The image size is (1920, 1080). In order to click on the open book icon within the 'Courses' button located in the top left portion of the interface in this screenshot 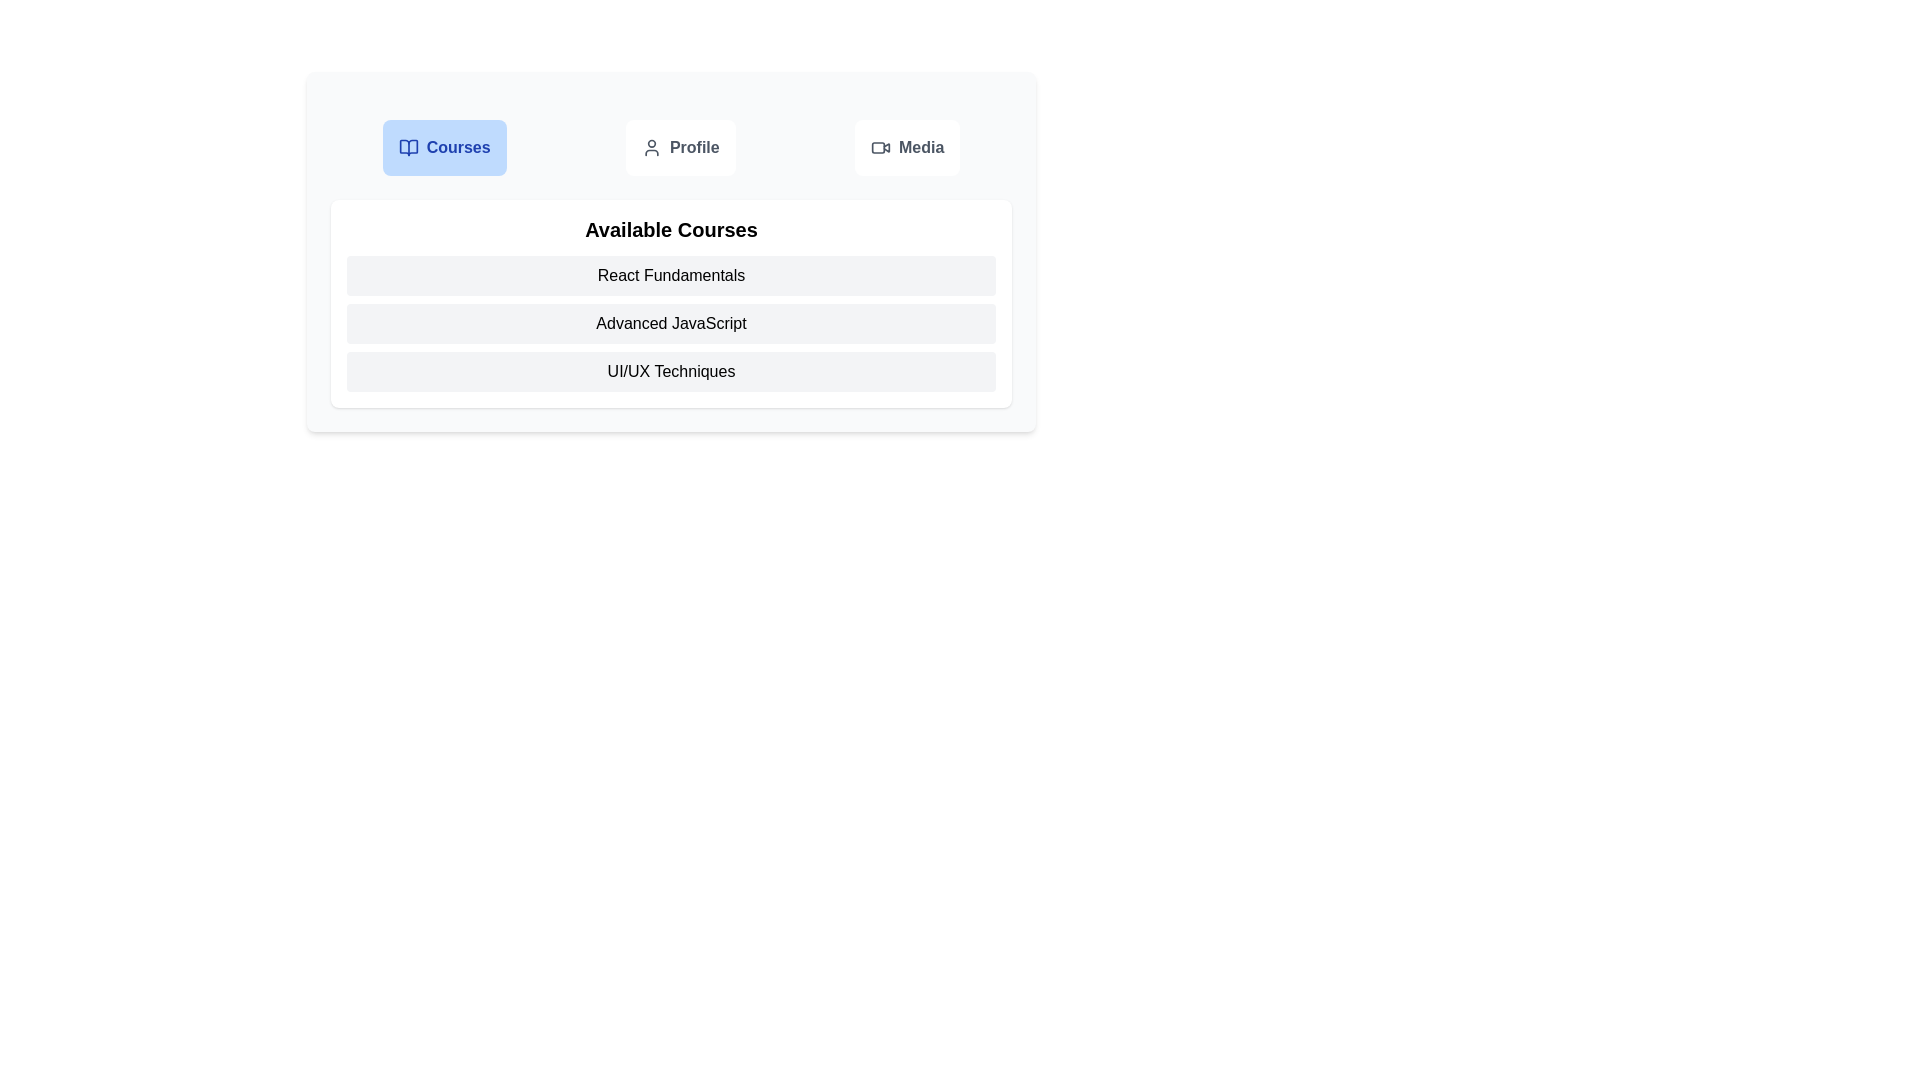, I will do `click(407, 146)`.